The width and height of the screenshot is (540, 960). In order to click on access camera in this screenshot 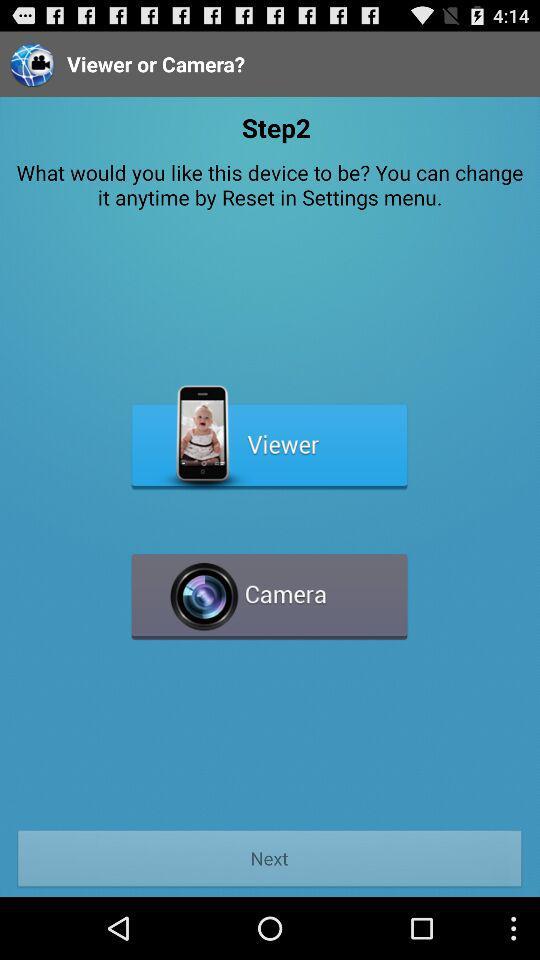, I will do `click(269, 588)`.